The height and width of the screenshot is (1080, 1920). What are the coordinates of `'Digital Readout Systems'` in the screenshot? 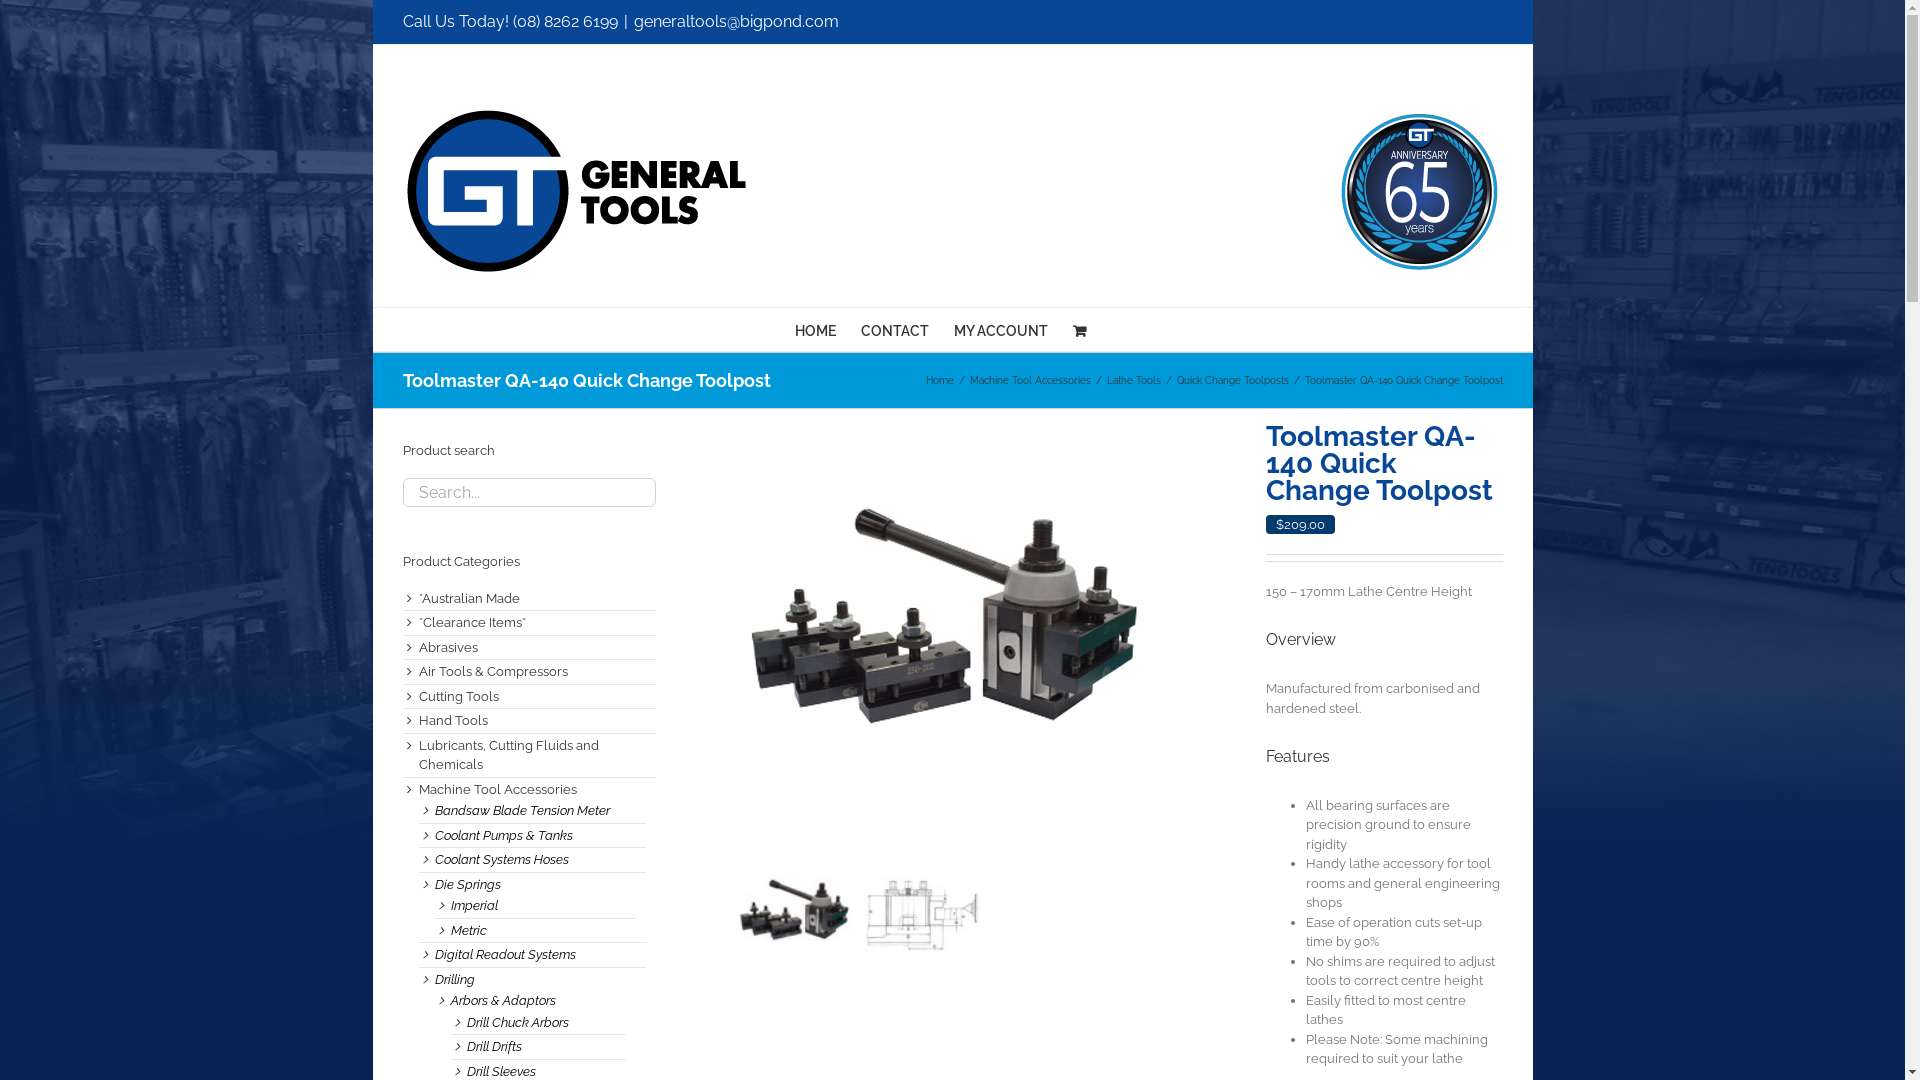 It's located at (504, 953).